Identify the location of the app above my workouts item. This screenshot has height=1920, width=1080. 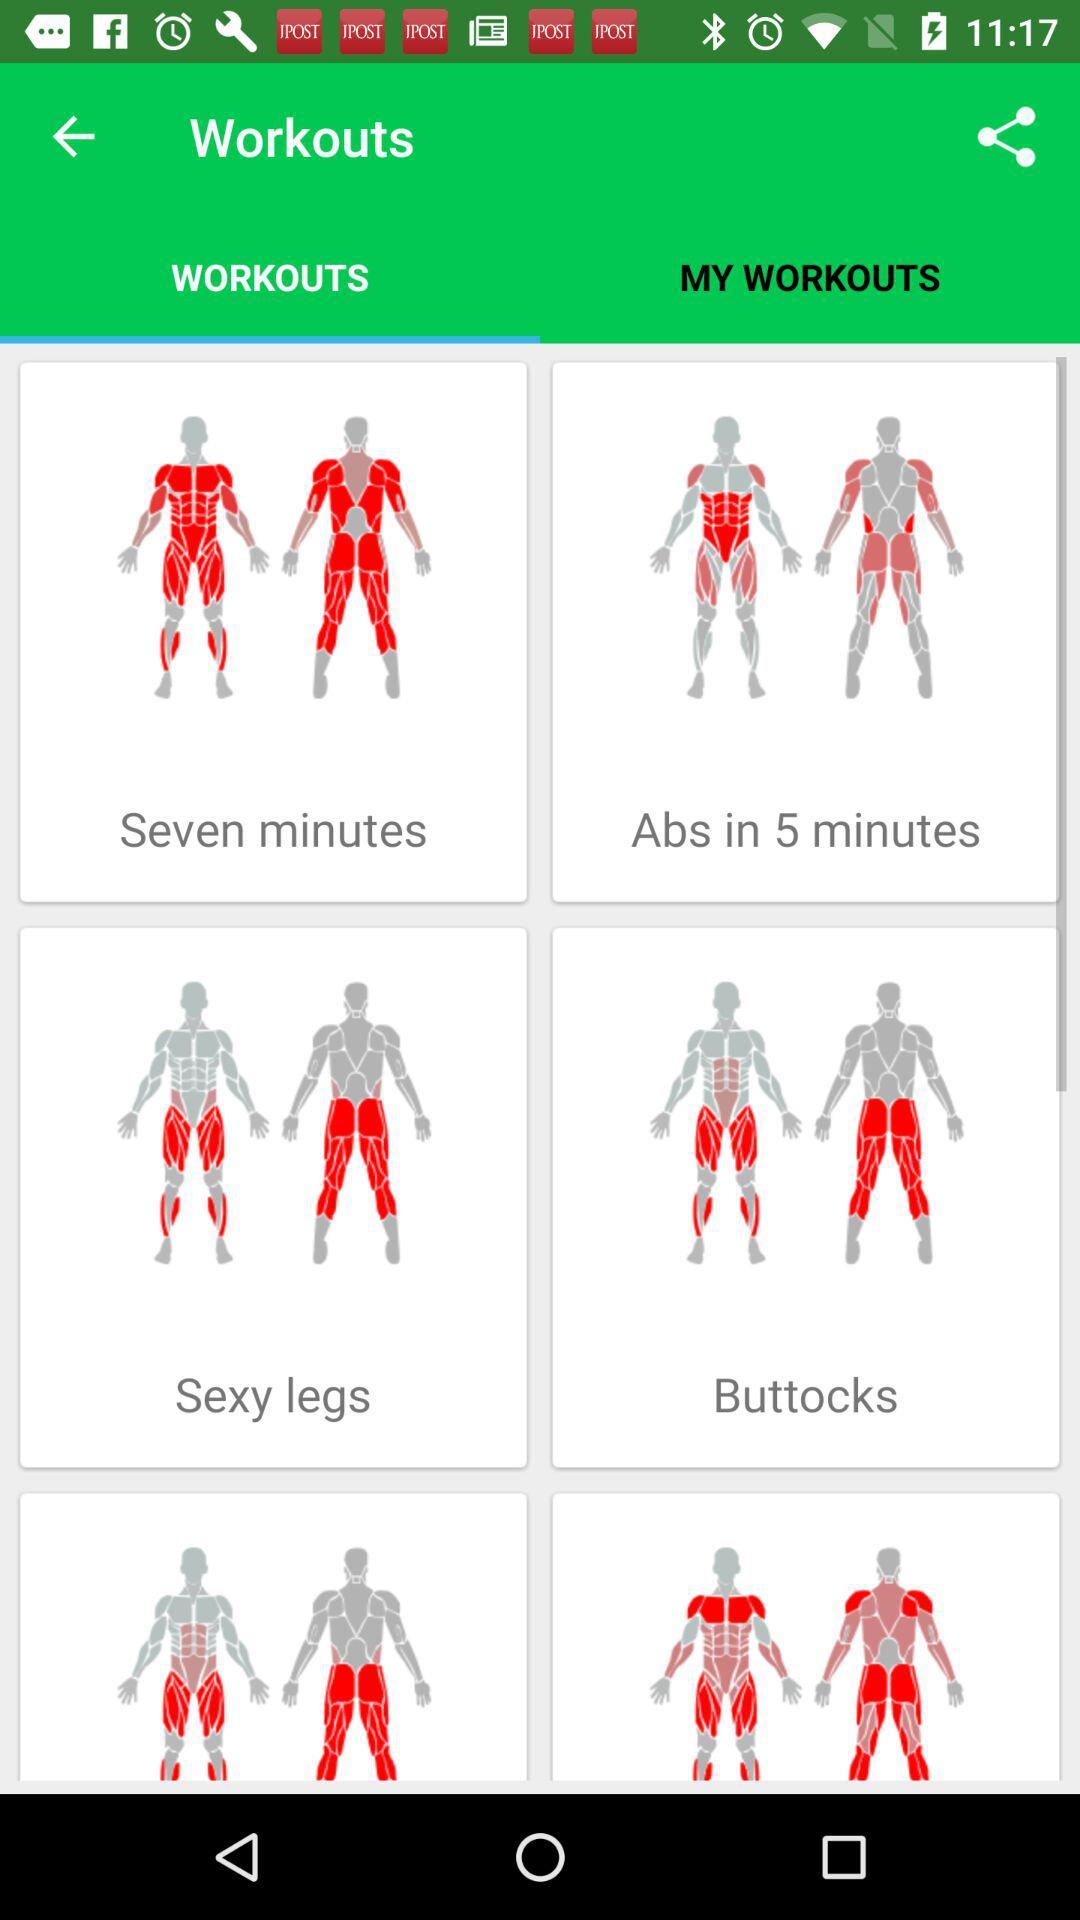
(1006, 135).